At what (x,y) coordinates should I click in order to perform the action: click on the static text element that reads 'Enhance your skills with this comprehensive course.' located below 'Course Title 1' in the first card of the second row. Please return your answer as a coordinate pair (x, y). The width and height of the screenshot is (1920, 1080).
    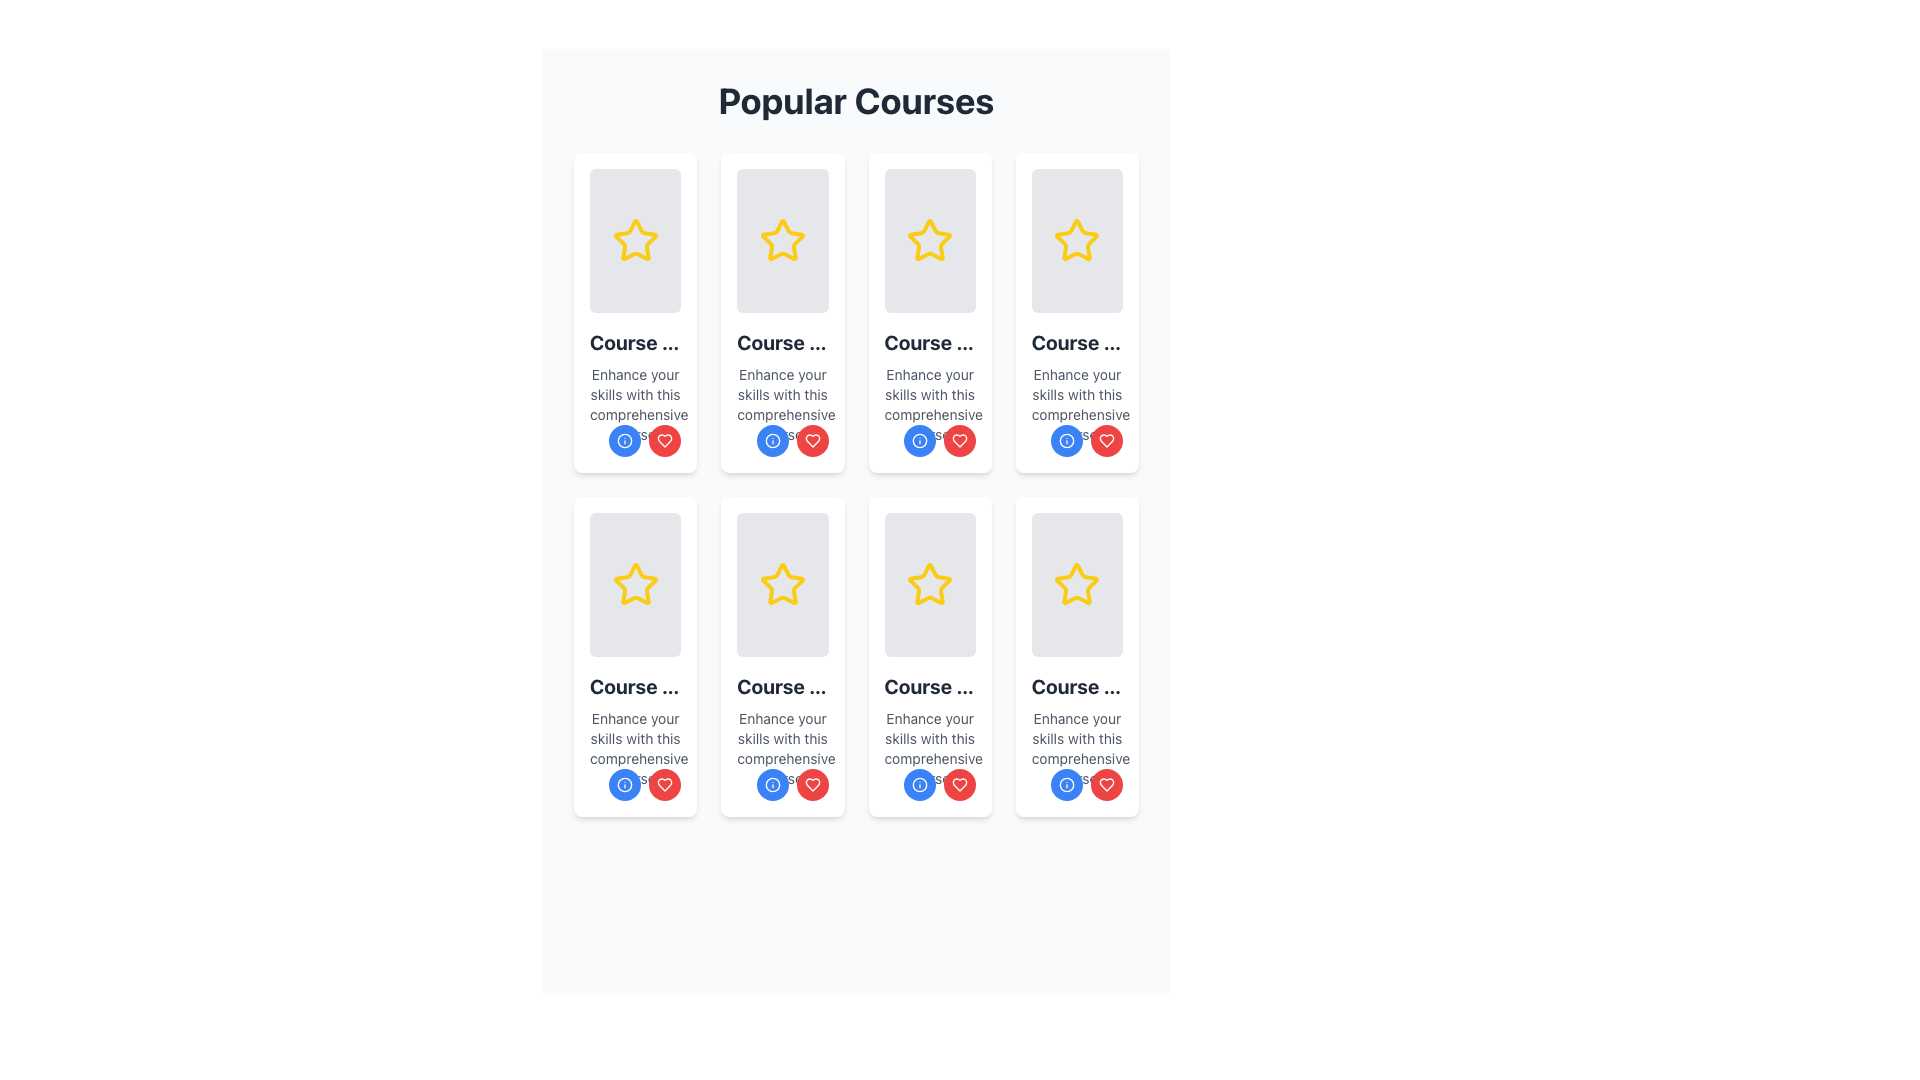
    Looking at the image, I should click on (634, 405).